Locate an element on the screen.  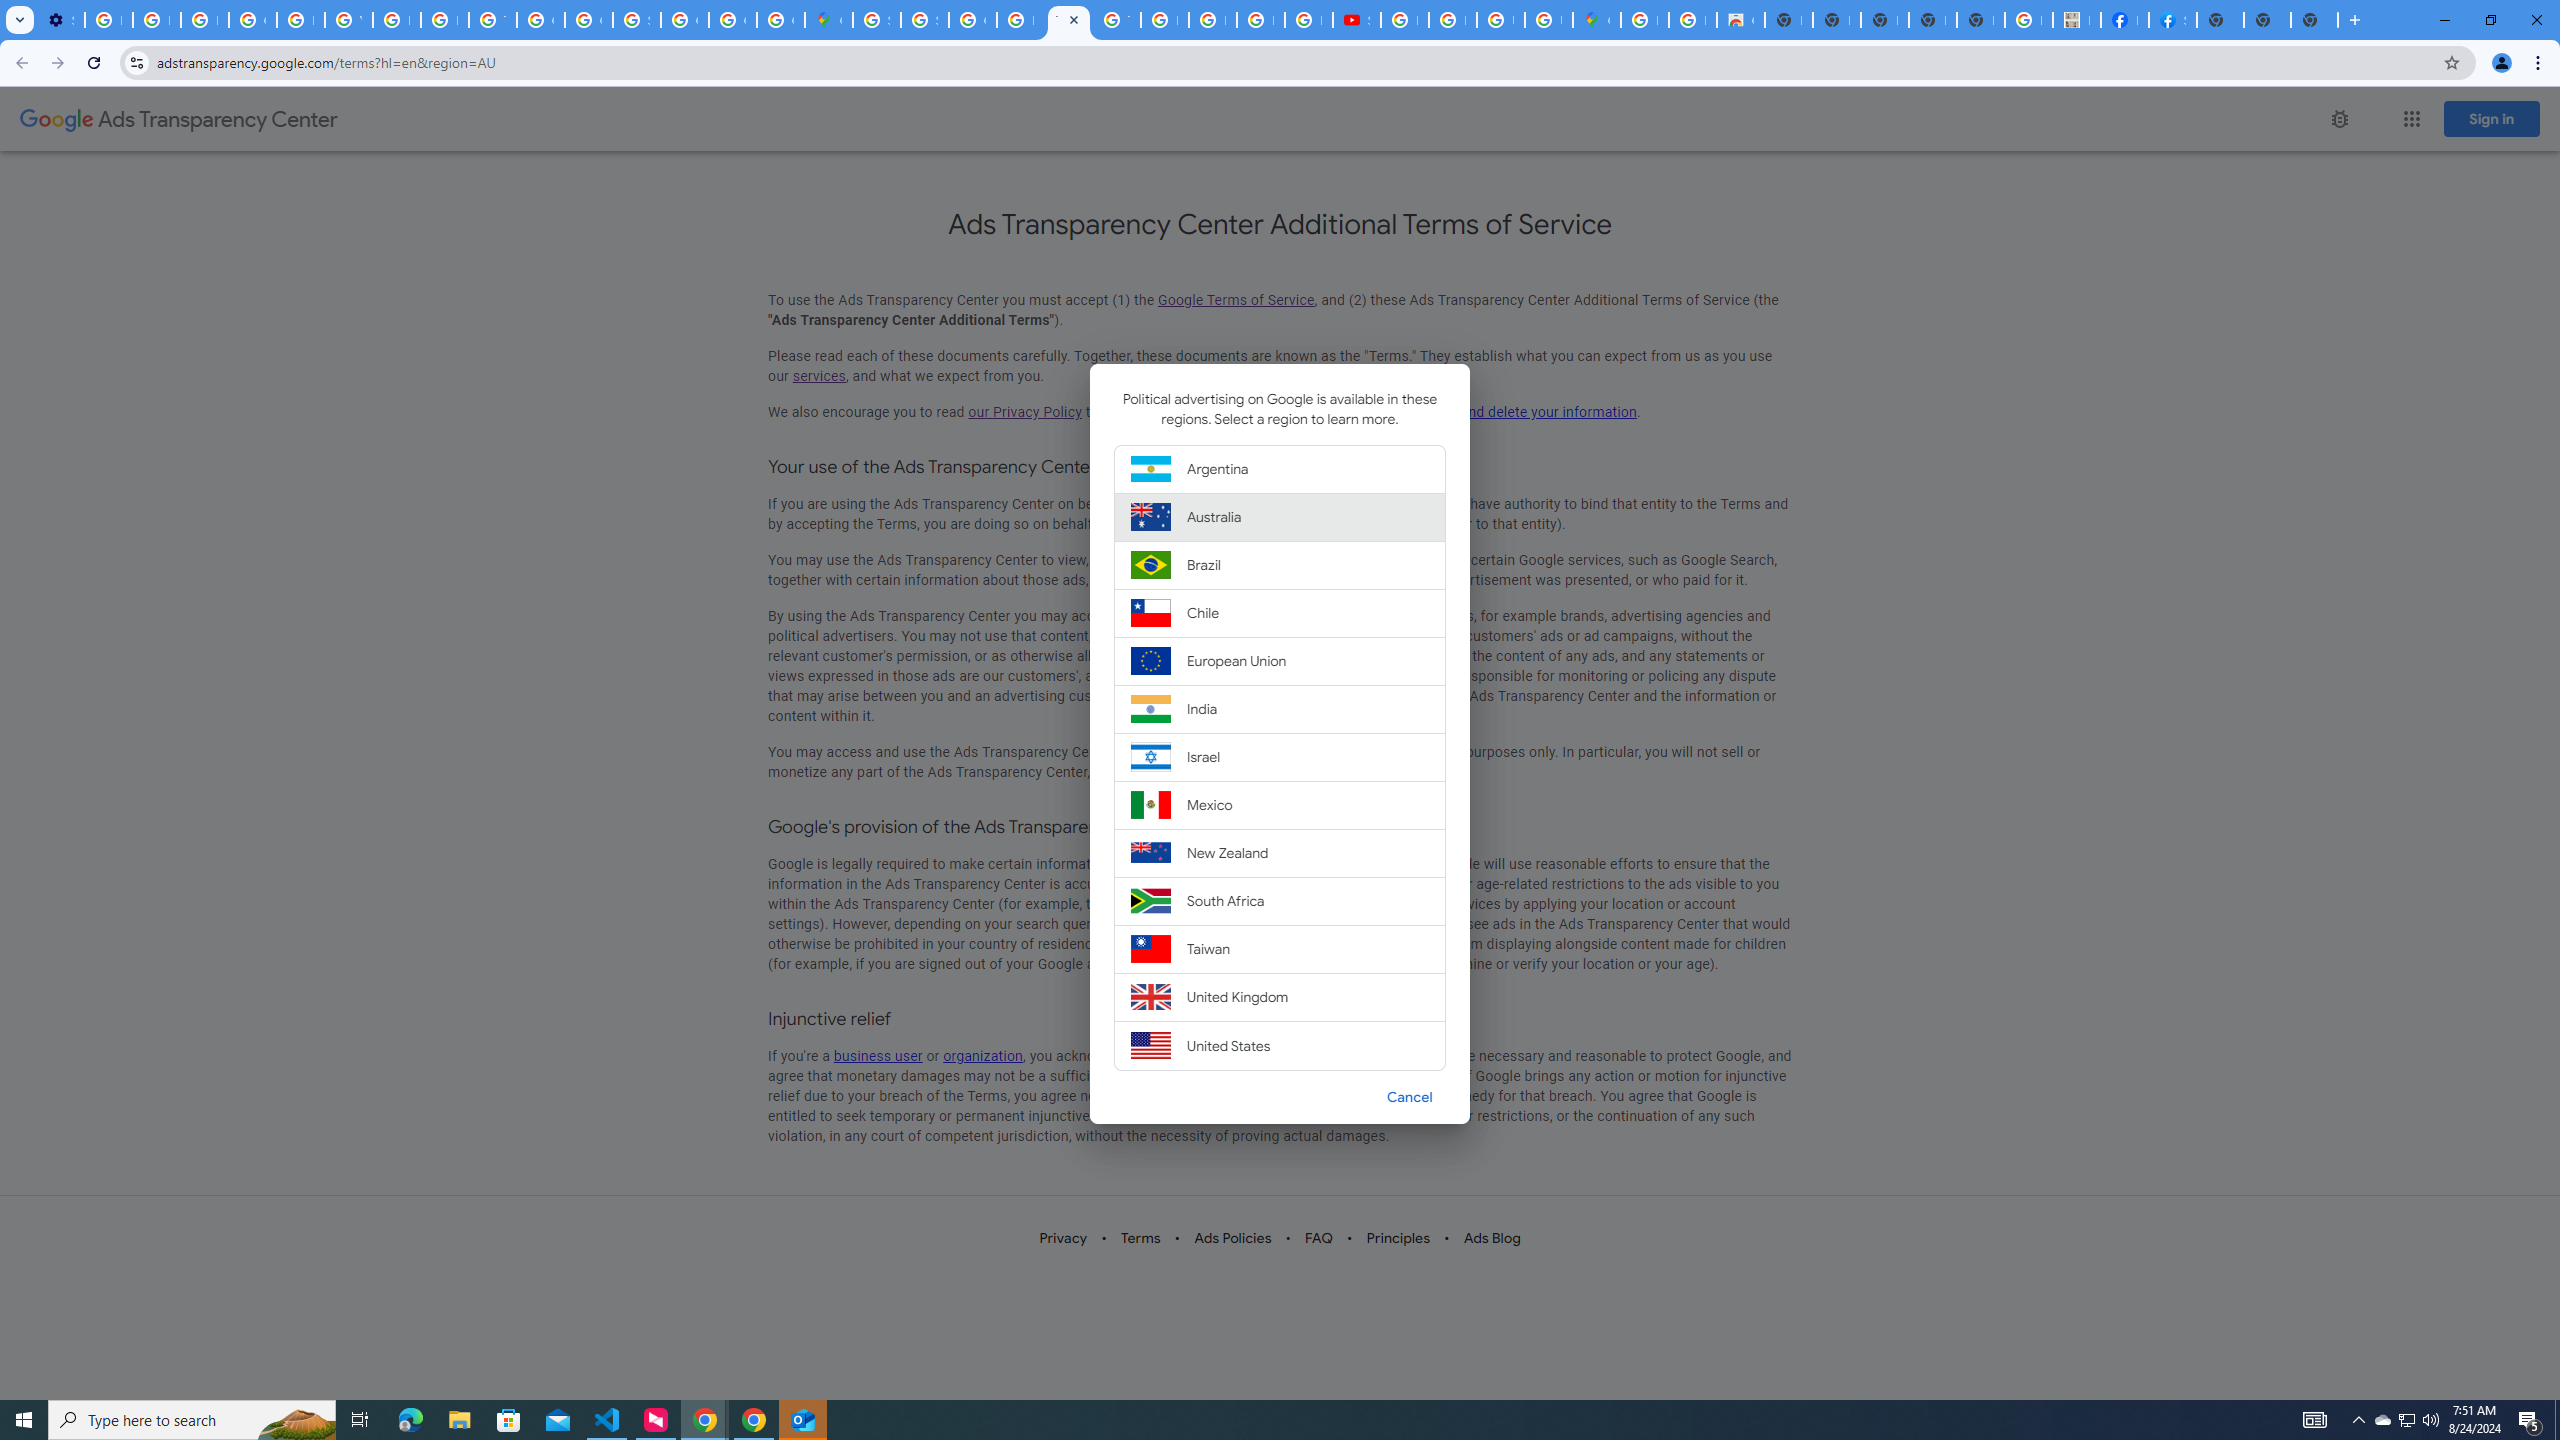
'United States' is located at coordinates (1280, 1045).